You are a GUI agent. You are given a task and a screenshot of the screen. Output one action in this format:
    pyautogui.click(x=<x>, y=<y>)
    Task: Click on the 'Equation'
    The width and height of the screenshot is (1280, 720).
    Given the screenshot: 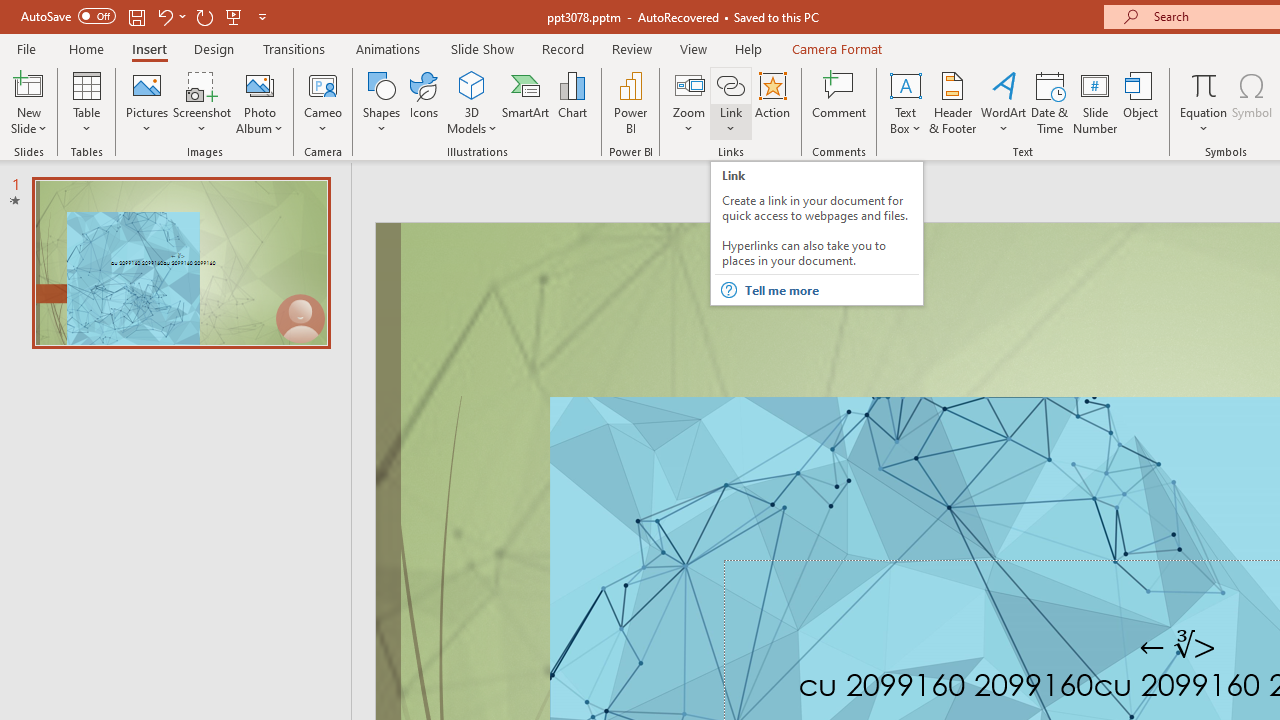 What is the action you would take?
    pyautogui.click(x=1202, y=84)
    